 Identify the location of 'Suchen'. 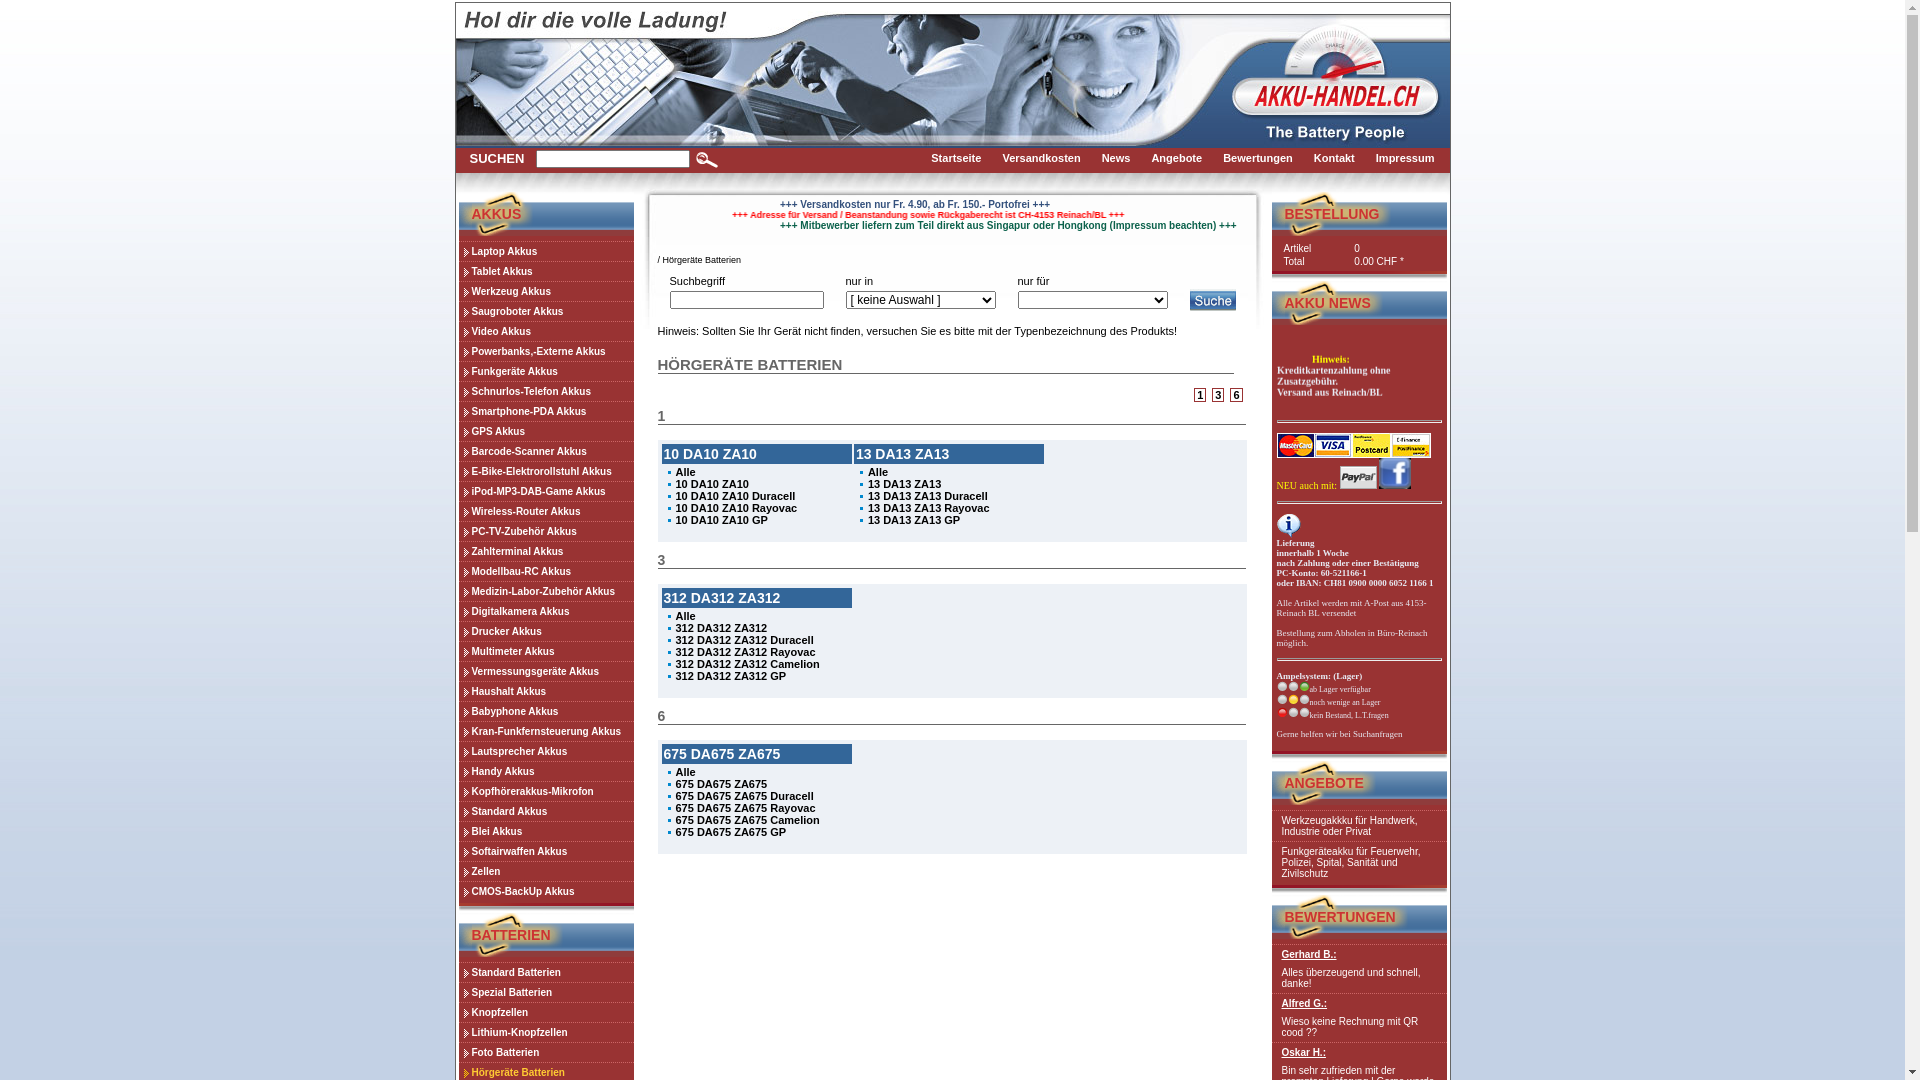
(695, 158).